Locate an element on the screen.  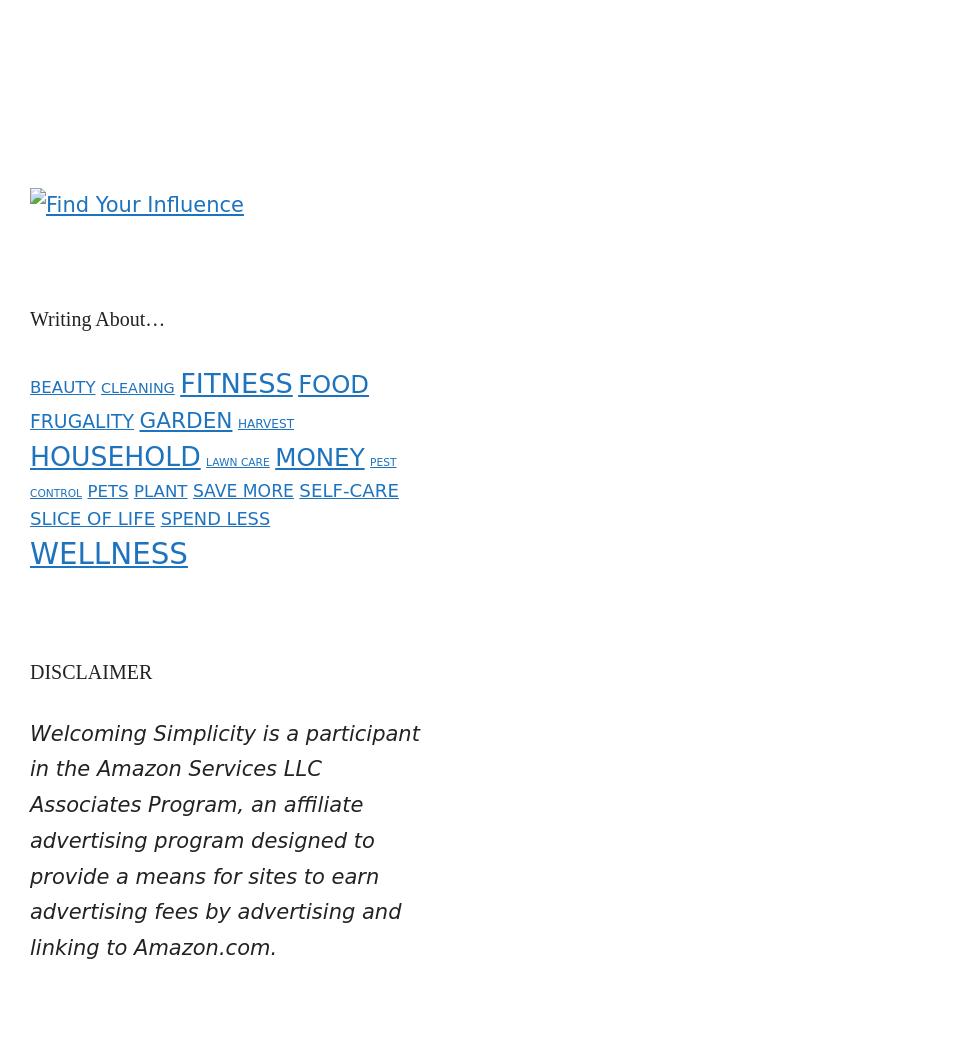
'SELF-CARE' is located at coordinates (298, 476).